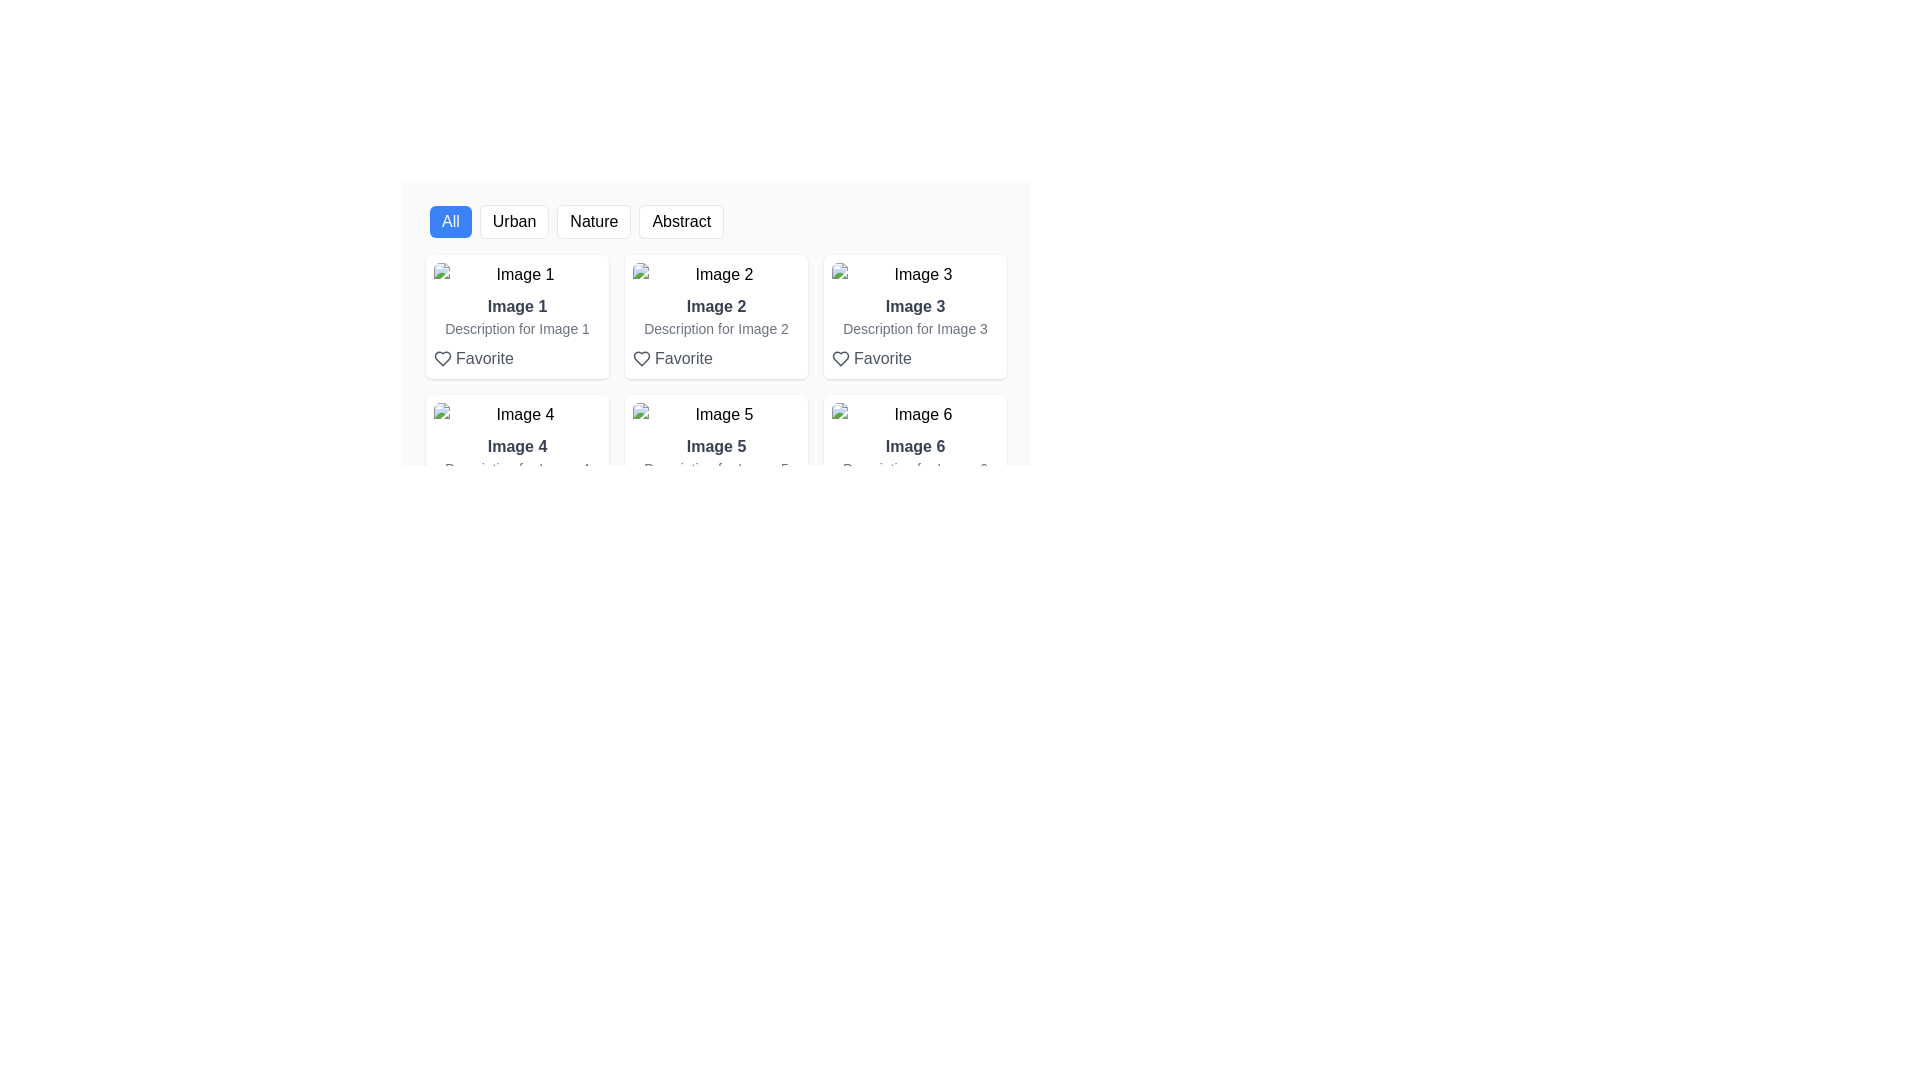 Image resolution: width=1920 pixels, height=1080 pixels. Describe the element at coordinates (914, 307) in the screenshot. I see `text label 'Image 3' which is located at the top-center of a card in the third column of a grid layout` at that location.